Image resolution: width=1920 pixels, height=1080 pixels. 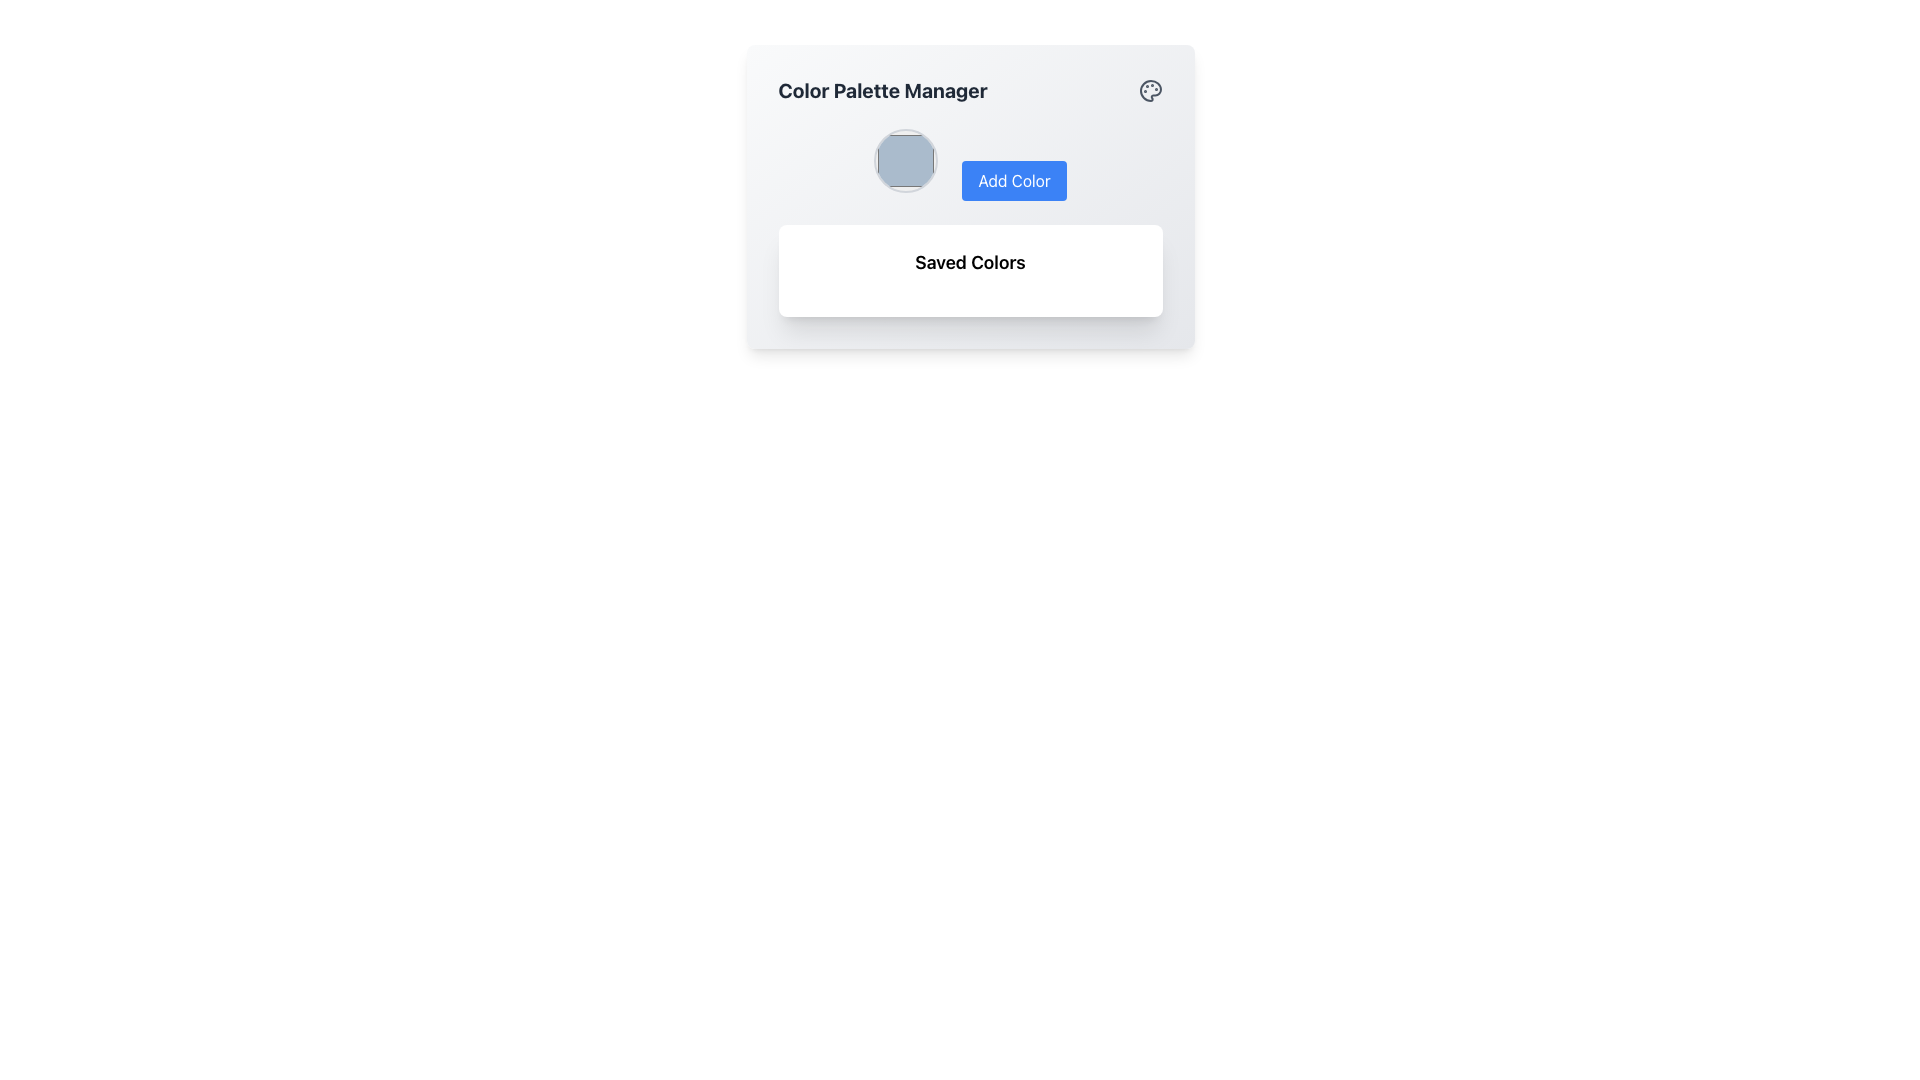 What do you see at coordinates (970, 270) in the screenshot?
I see `the Label/Section Header for the saved colors within the 'Color Palette Manager', located below the 'Add Color' section` at bounding box center [970, 270].